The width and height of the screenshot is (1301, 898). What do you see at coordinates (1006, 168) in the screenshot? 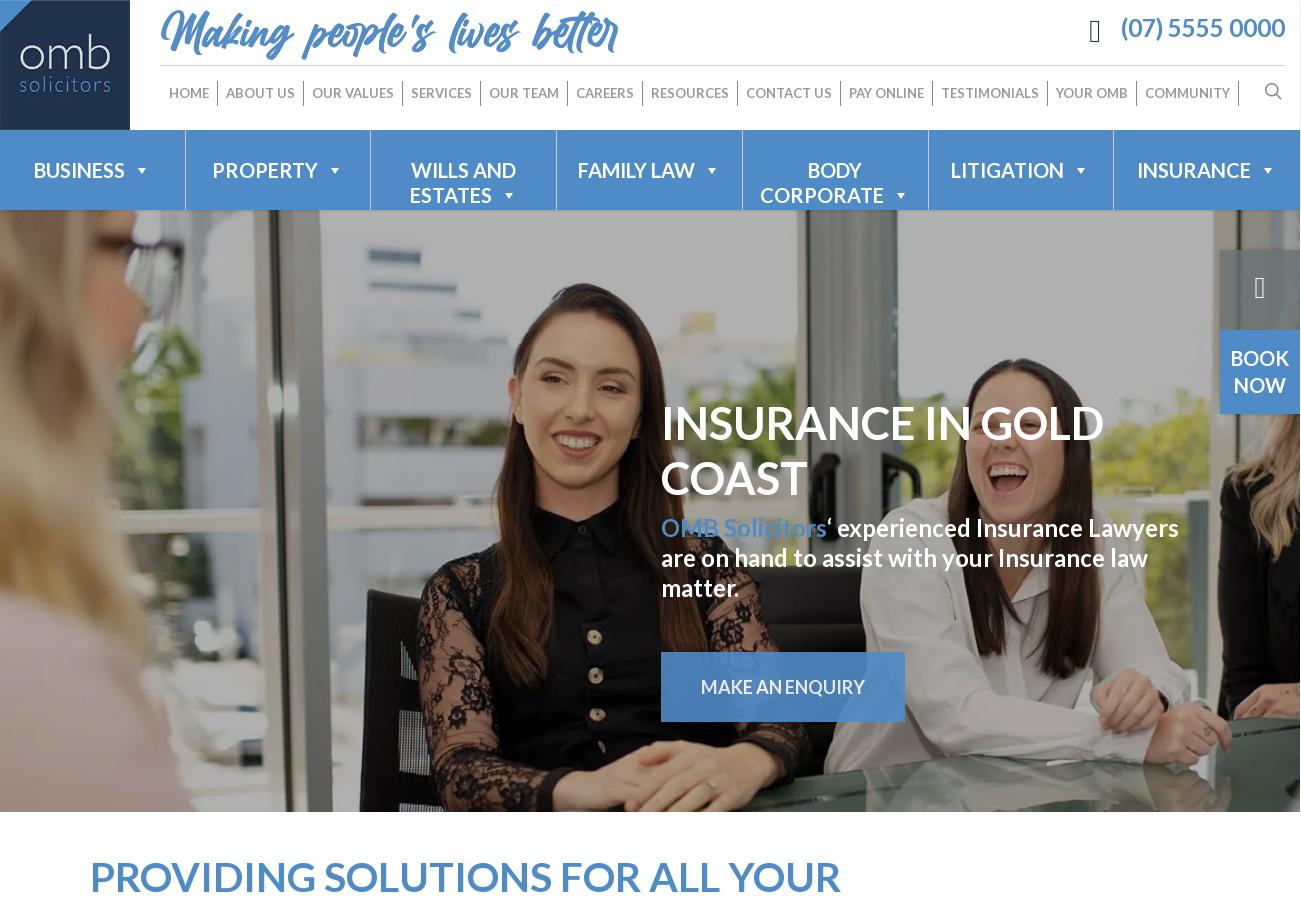
I see `'LITIGATION'` at bounding box center [1006, 168].